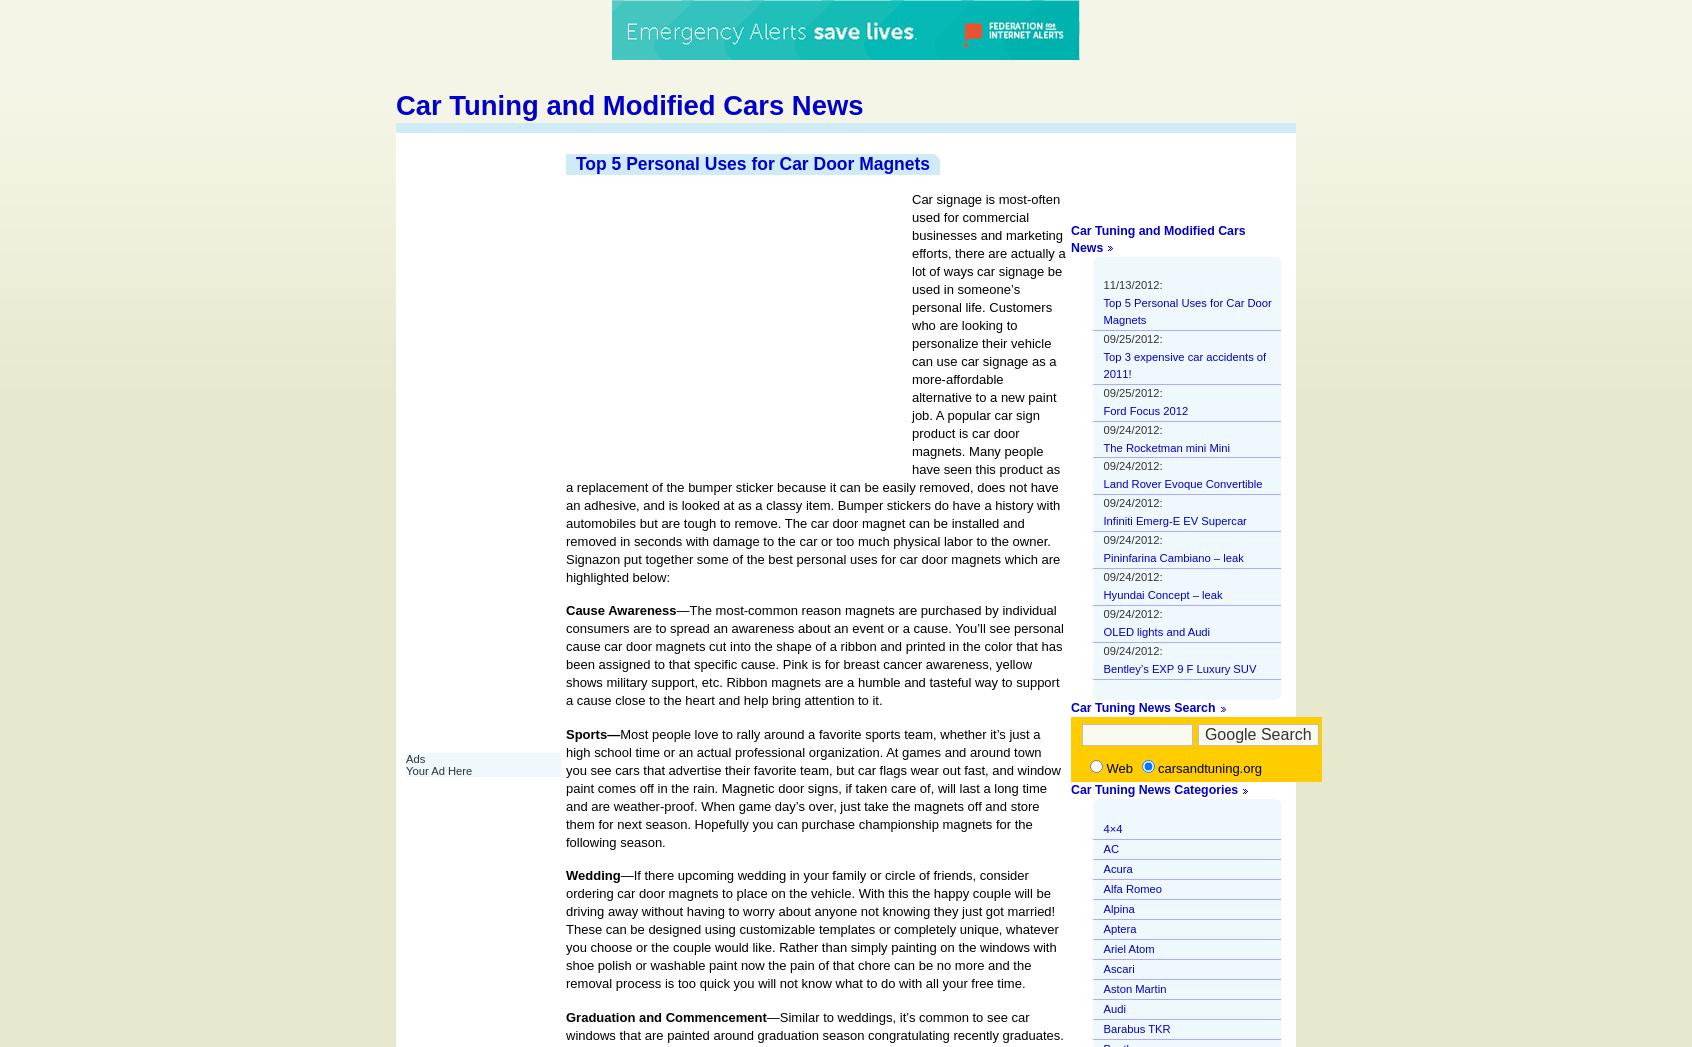 The image size is (1692, 1047). I want to click on 'Ads', so click(415, 758).